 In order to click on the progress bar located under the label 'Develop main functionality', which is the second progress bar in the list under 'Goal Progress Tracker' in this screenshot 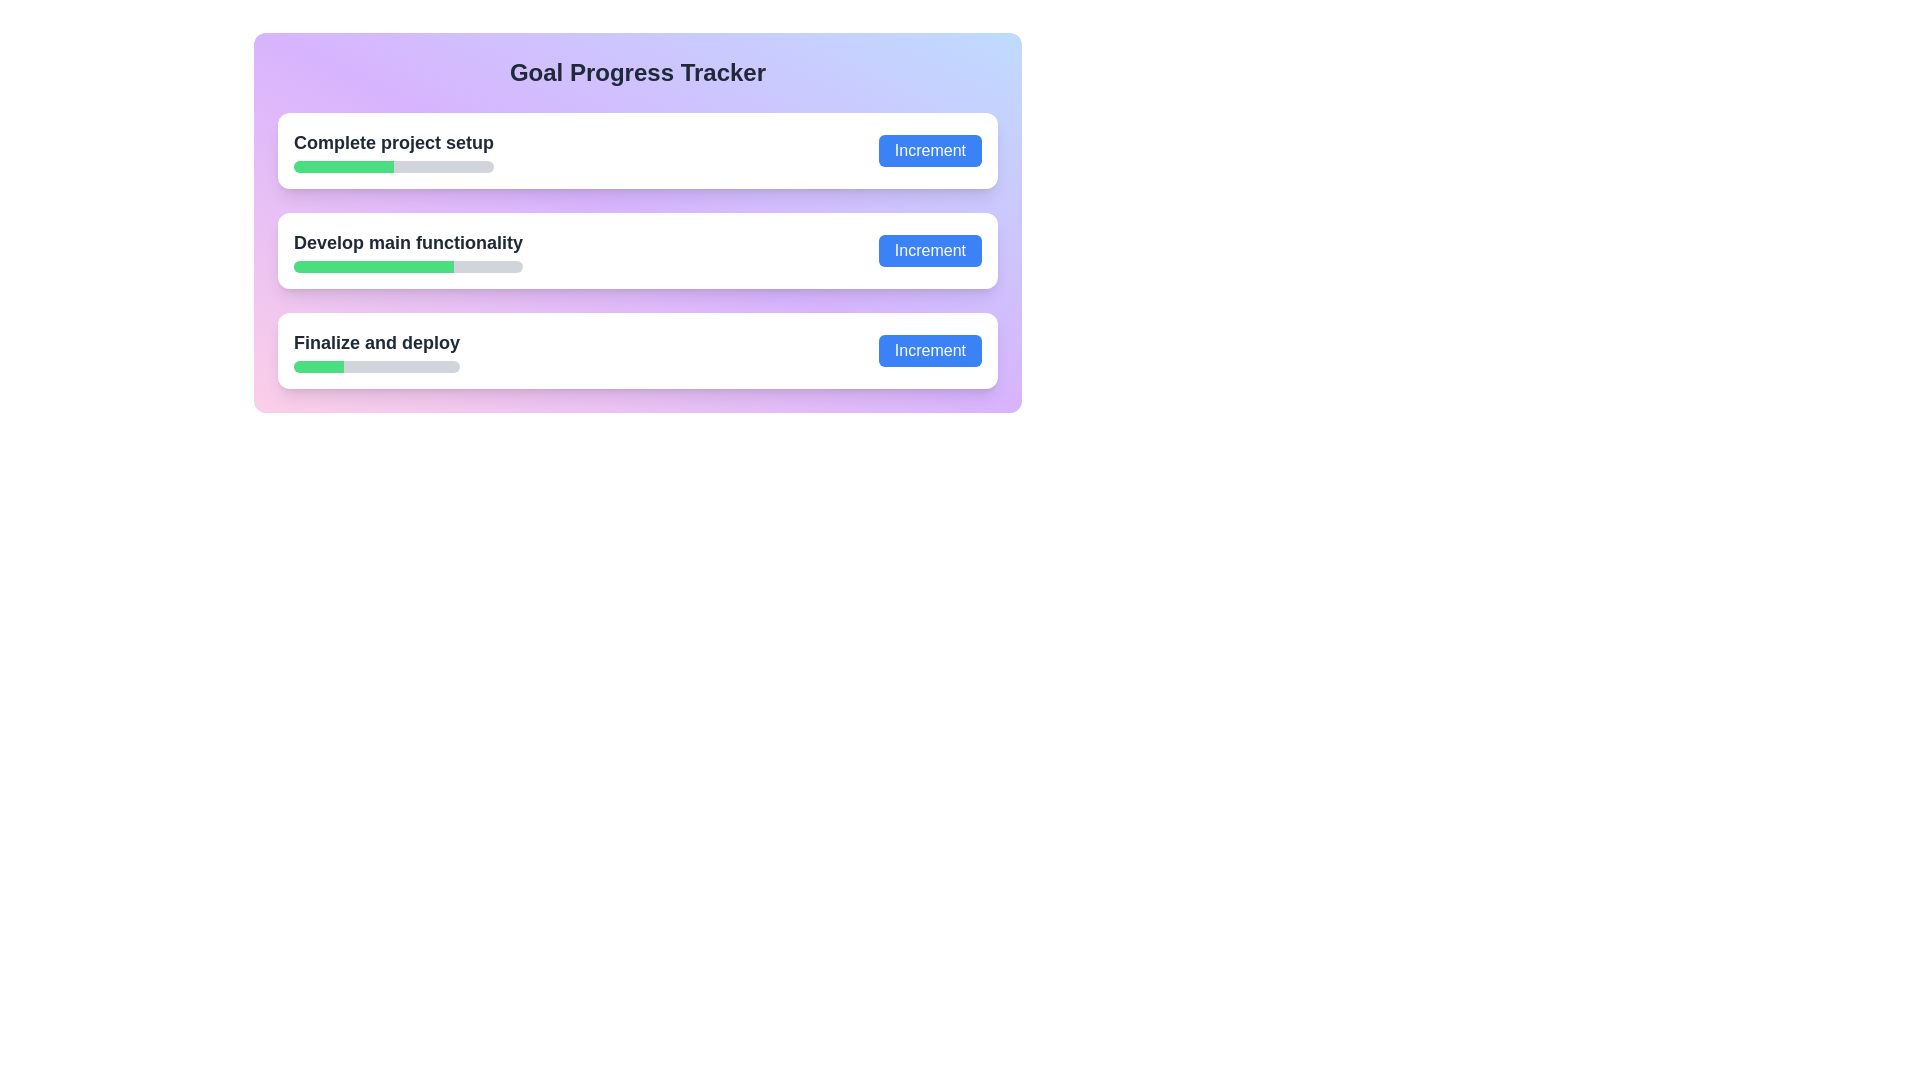, I will do `click(407, 265)`.